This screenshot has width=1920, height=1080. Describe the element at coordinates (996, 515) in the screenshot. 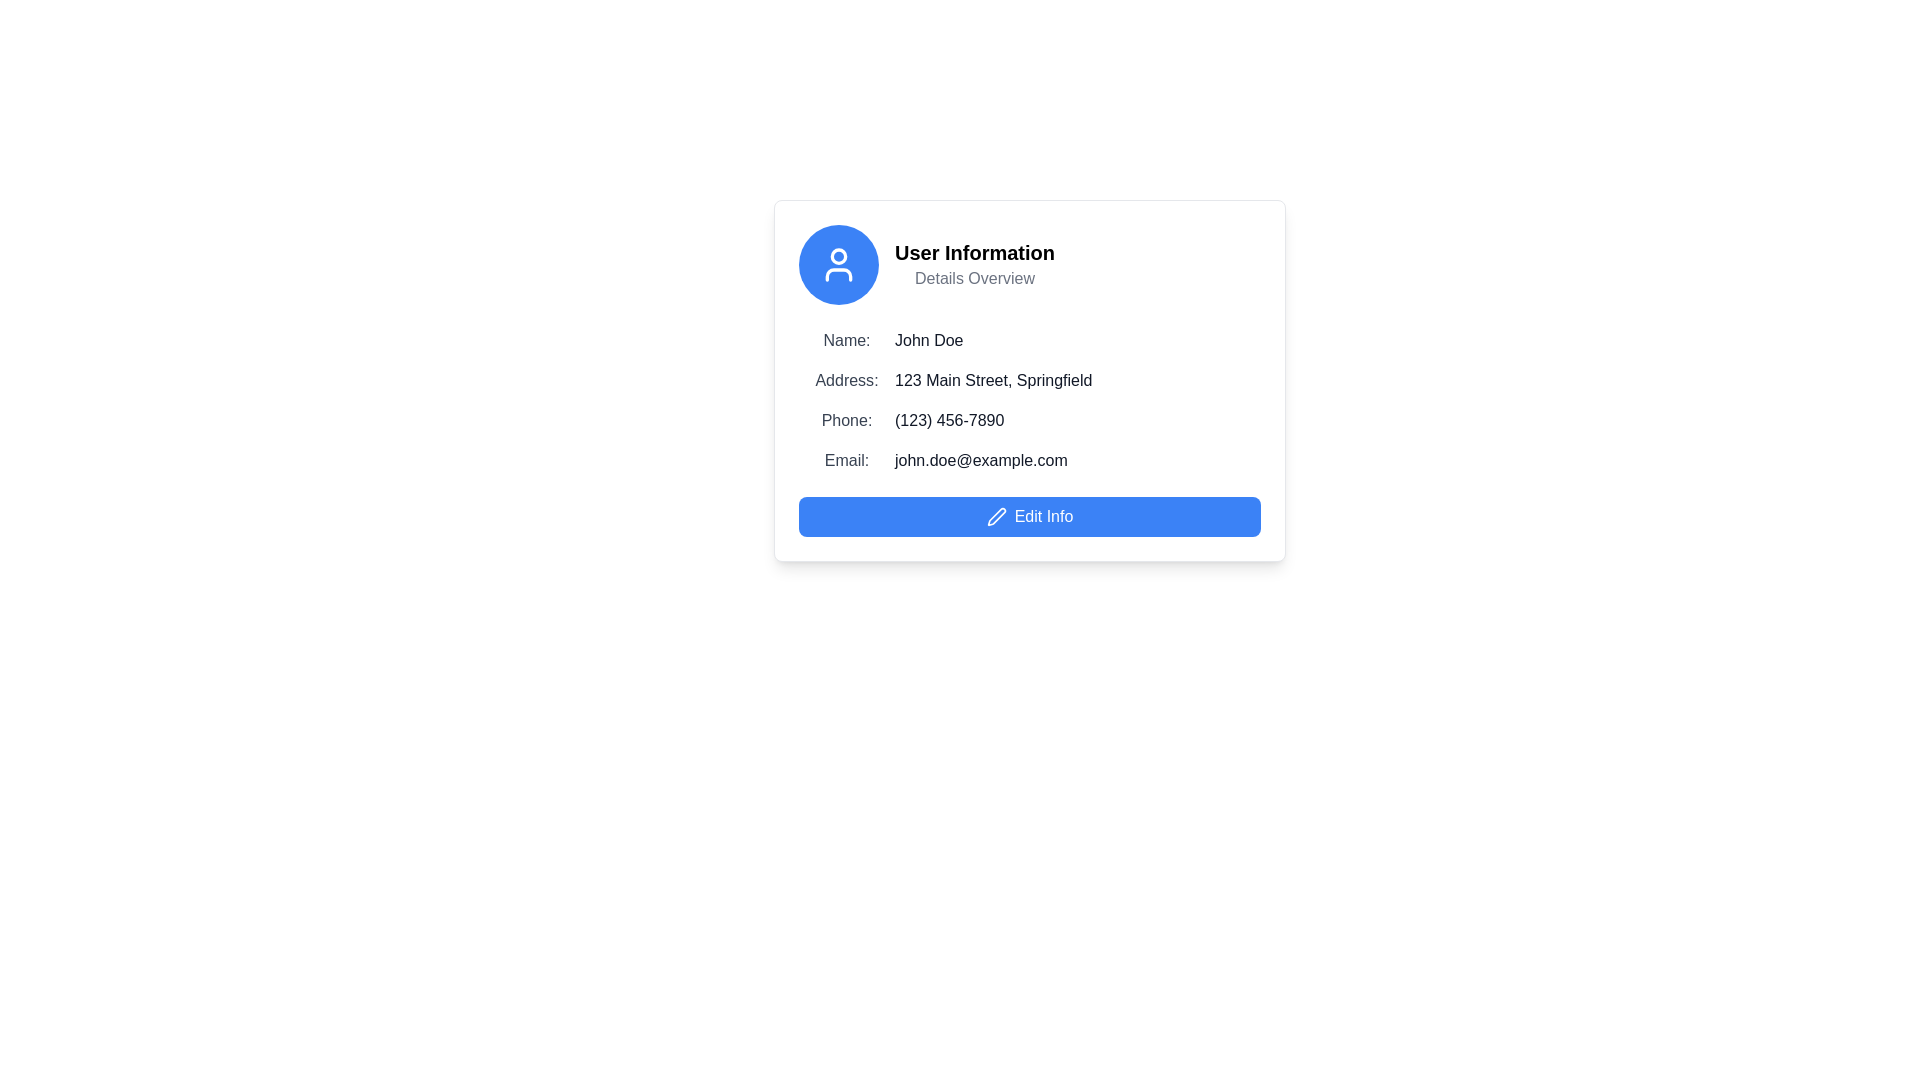

I see `the edit icon located centrally within the 'Edit Info' button, which has a blue background and indicates the editing functionality` at that location.